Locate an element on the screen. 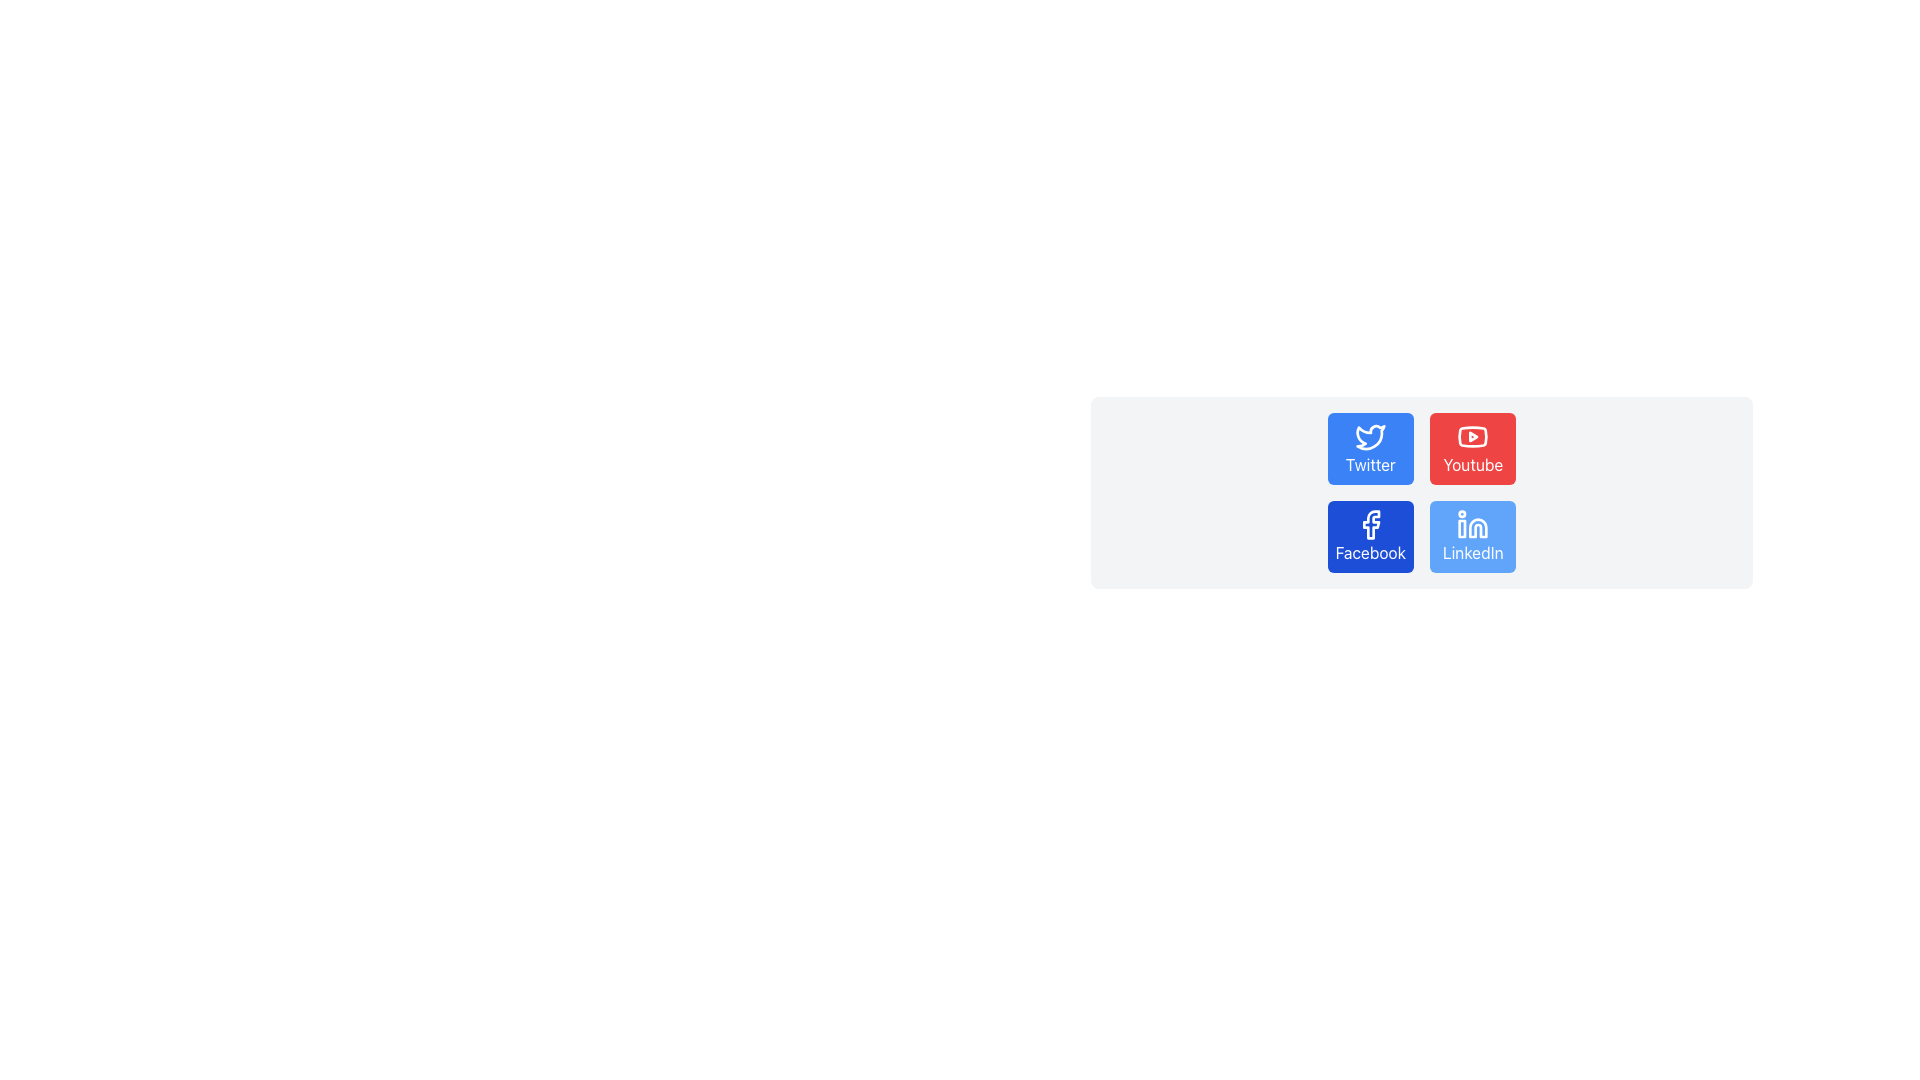 The width and height of the screenshot is (1920, 1080). the YouTube icon, which is part of the YouTube button located in the second column of the first row of a 2x2 grid of social media buttons is located at coordinates (1473, 435).